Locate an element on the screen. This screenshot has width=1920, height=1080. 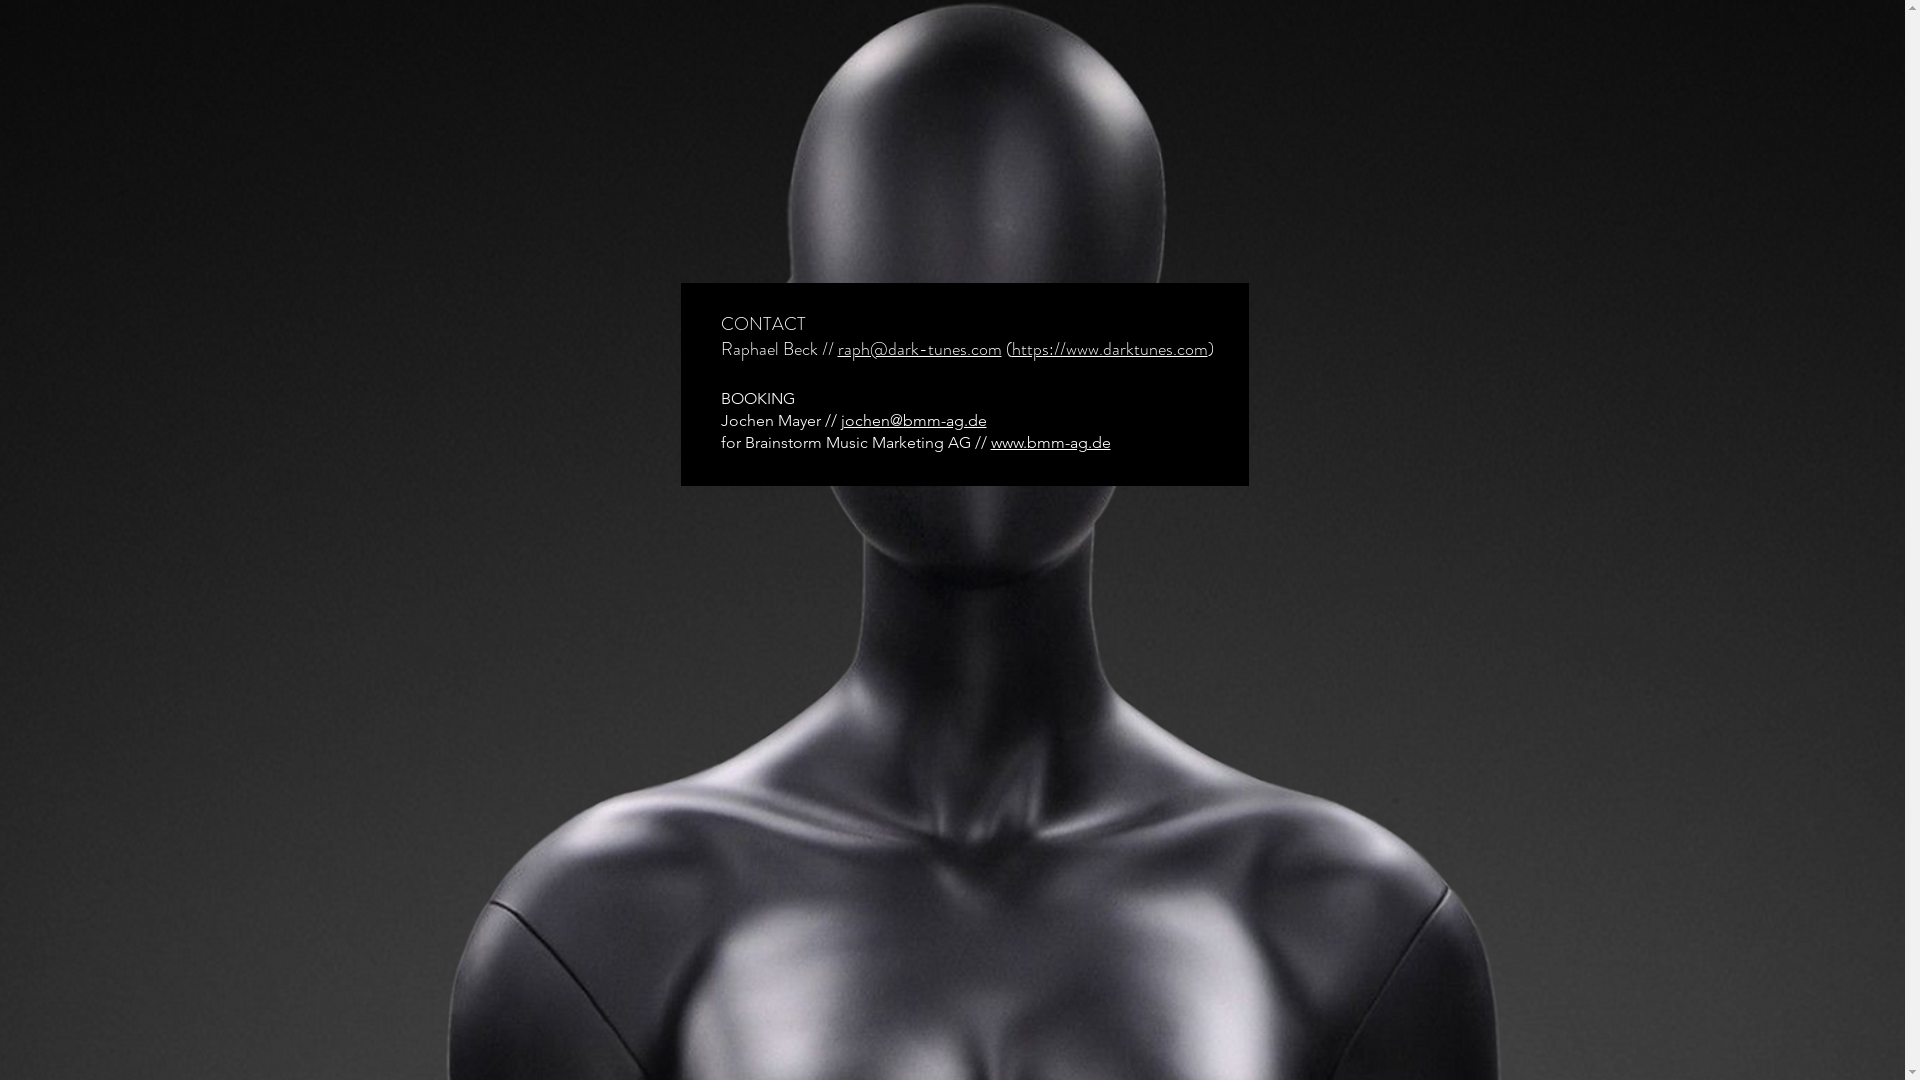
'raph@dark-tunes.com' is located at coordinates (838, 347).